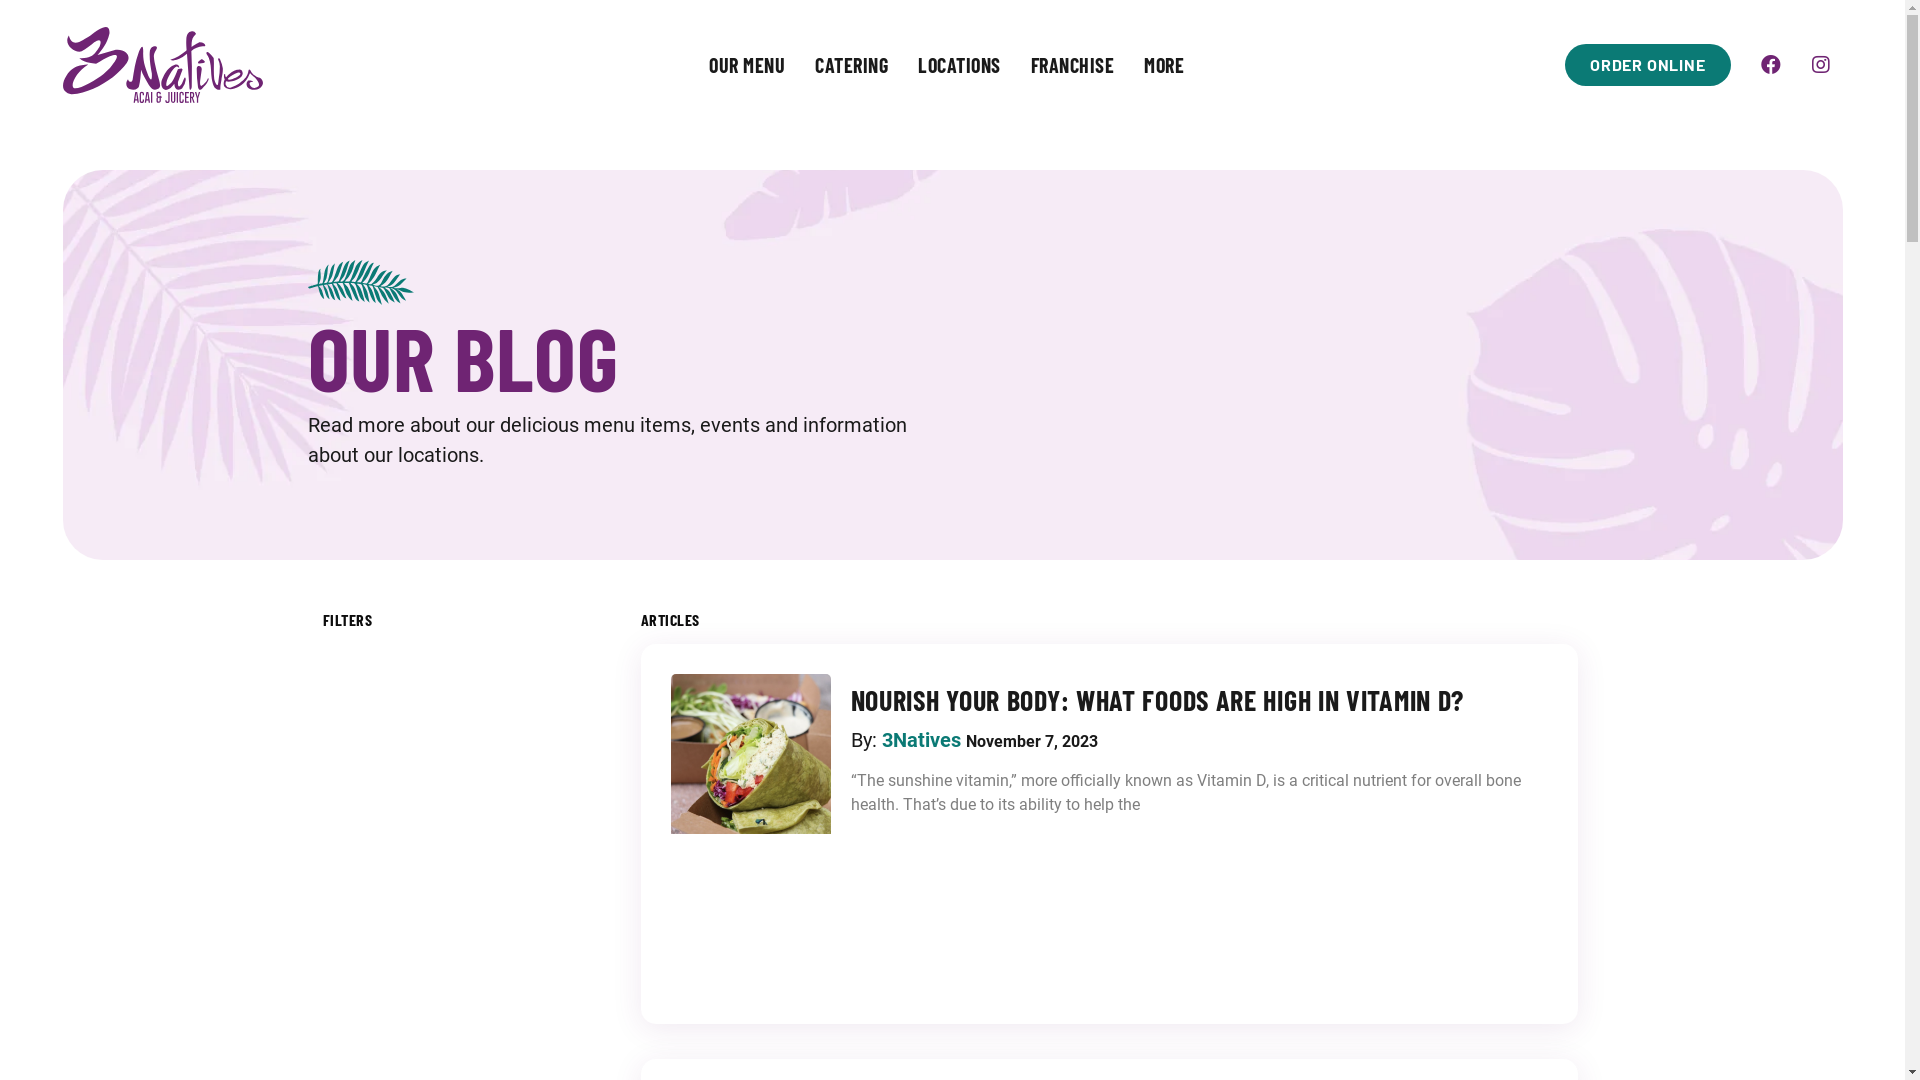 The height and width of the screenshot is (1080, 1920). I want to click on 'OUR MENU', so click(746, 64).